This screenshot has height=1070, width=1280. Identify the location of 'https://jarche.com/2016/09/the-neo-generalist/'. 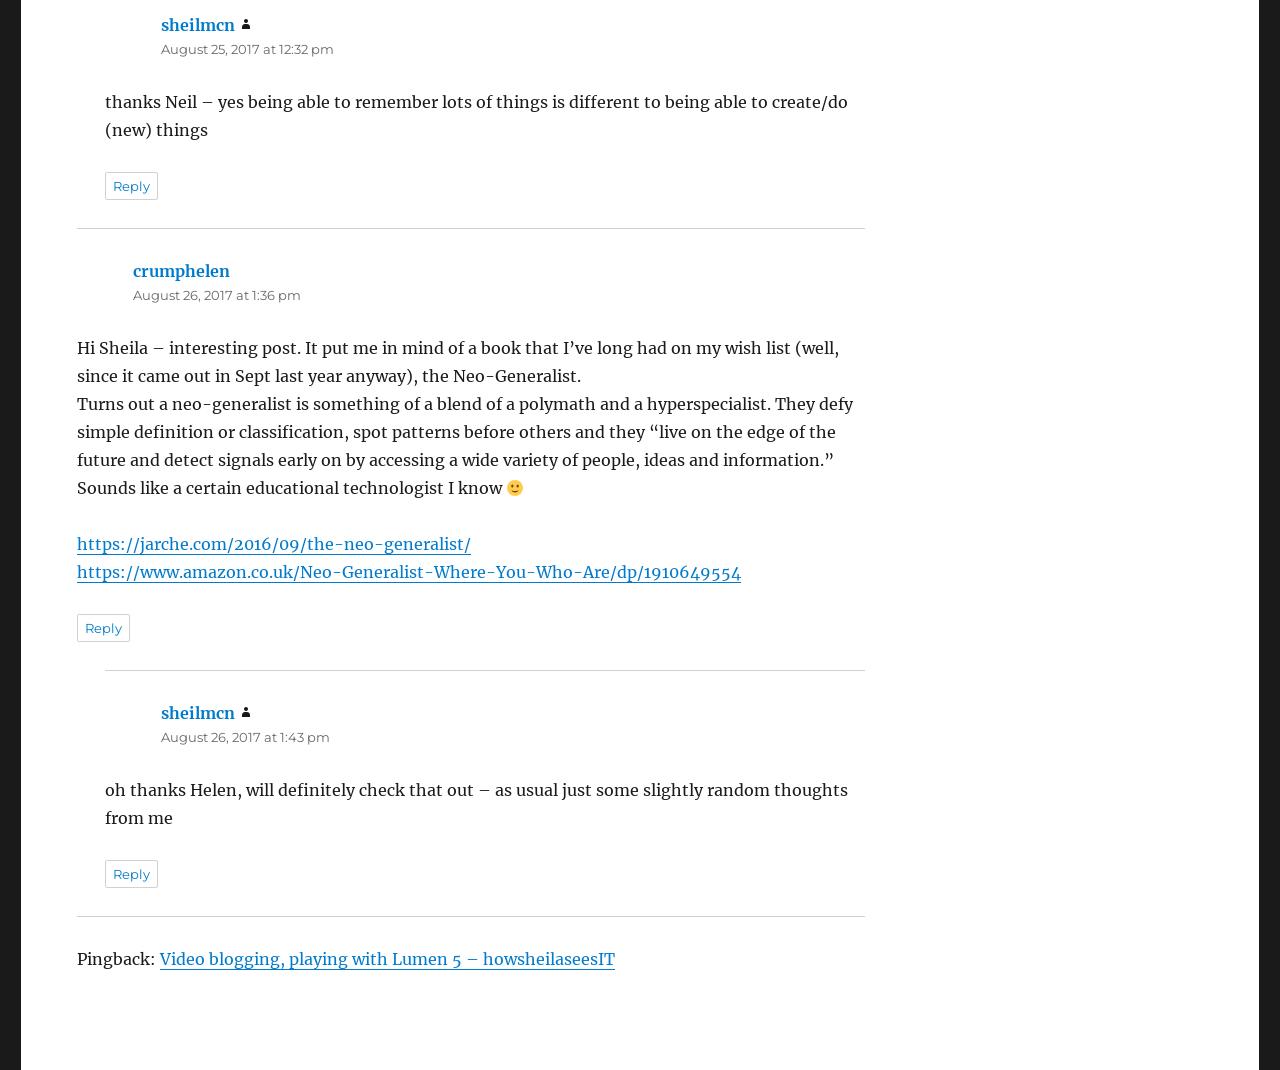
(273, 542).